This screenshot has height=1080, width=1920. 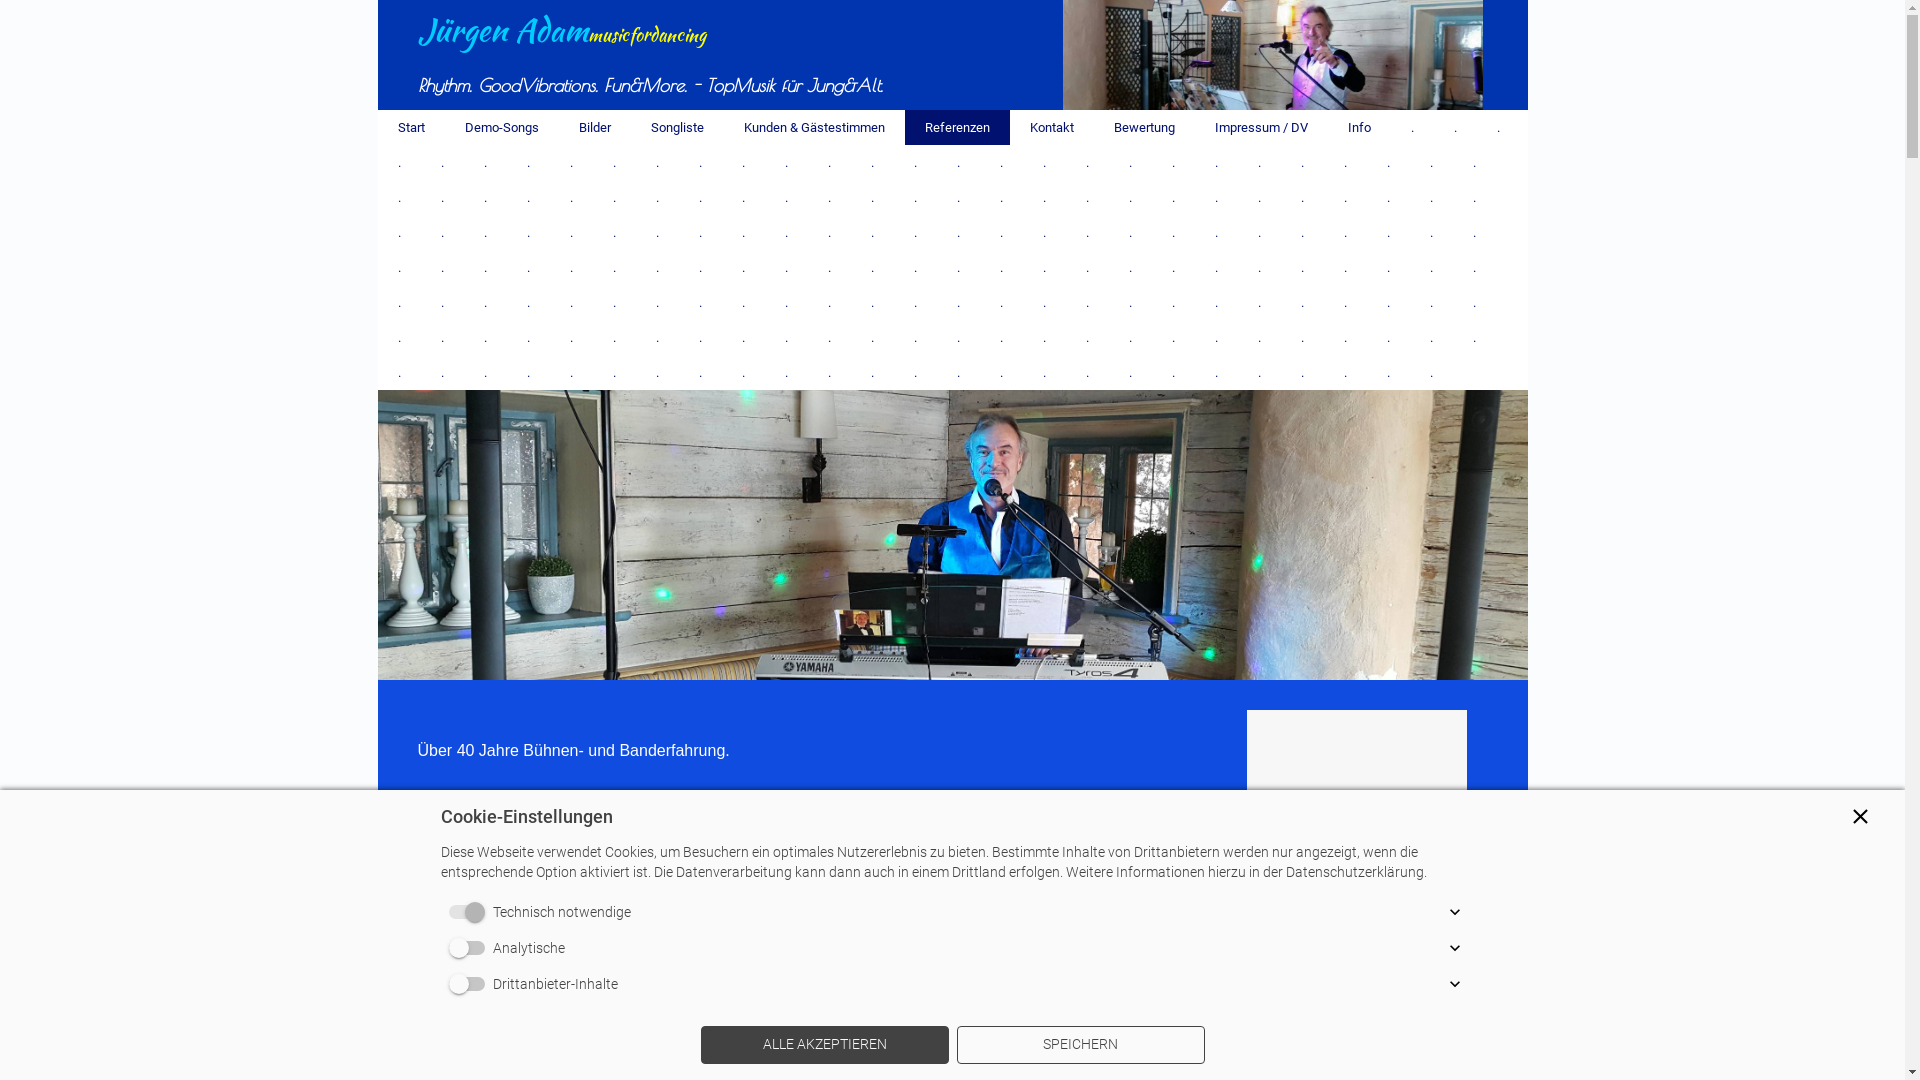 What do you see at coordinates (1093, 127) in the screenshot?
I see `'Bewertung'` at bounding box center [1093, 127].